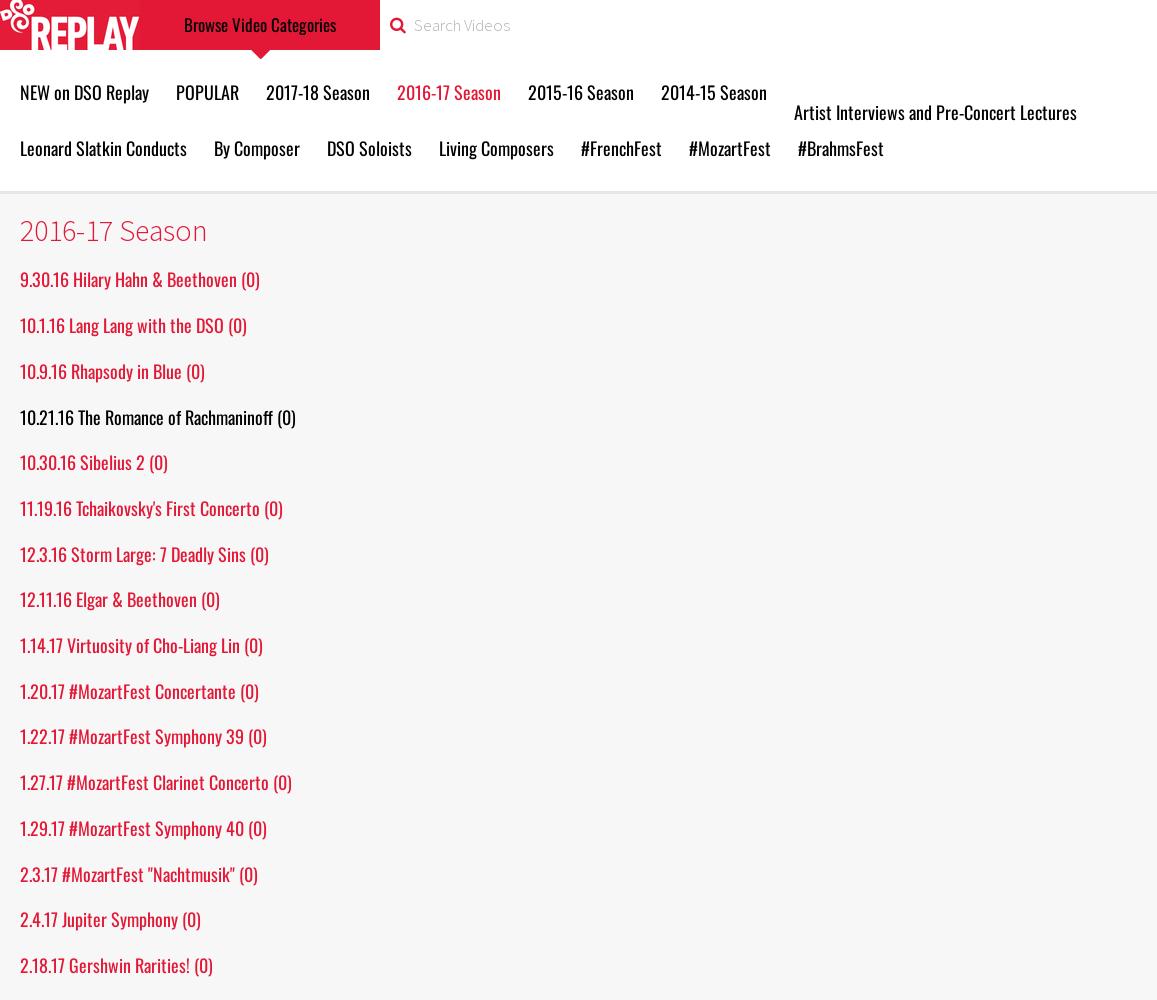 Image resolution: width=1157 pixels, height=1000 pixels. Describe the element at coordinates (157, 416) in the screenshot. I see `'10.21.16 The Romance of Rachmaninoff (0)'` at that location.